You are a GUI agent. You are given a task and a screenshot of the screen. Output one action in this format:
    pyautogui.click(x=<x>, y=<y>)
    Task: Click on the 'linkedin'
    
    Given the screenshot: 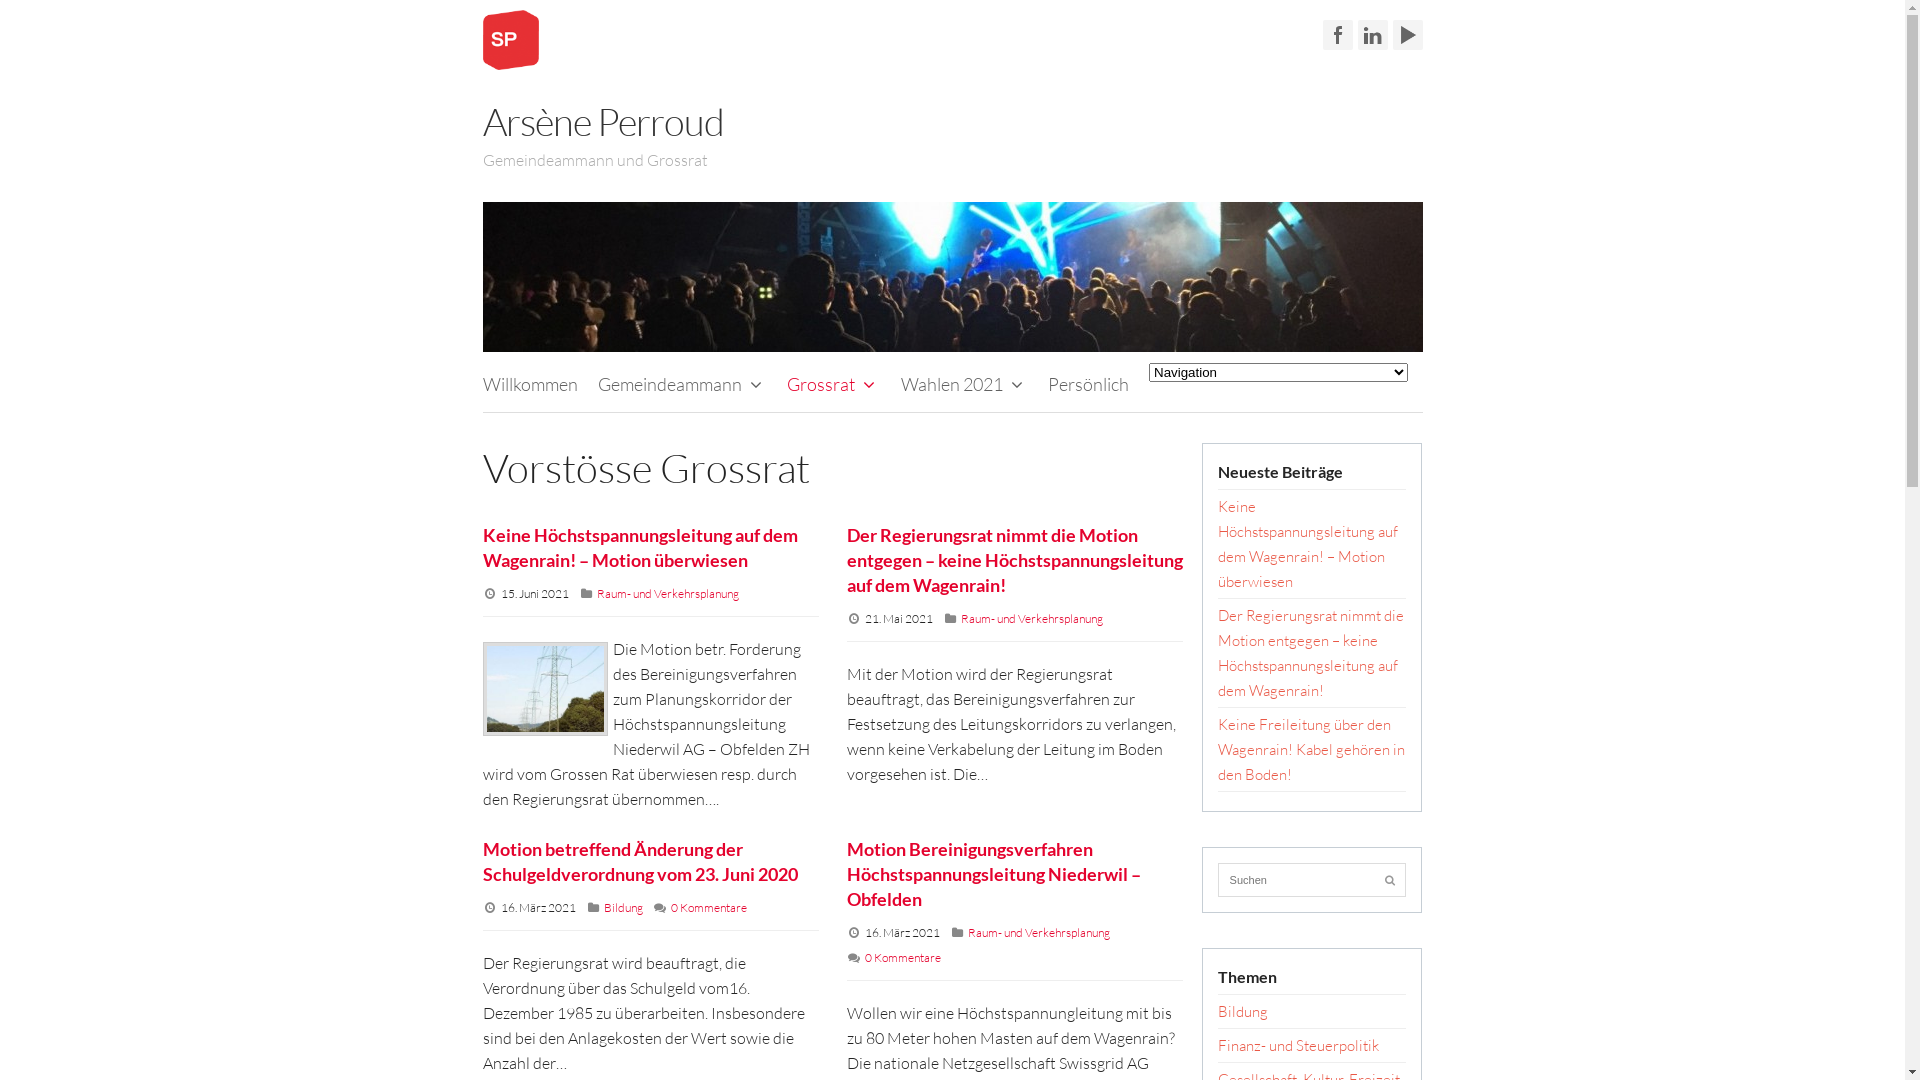 What is the action you would take?
    pyautogui.click(x=1371, y=34)
    